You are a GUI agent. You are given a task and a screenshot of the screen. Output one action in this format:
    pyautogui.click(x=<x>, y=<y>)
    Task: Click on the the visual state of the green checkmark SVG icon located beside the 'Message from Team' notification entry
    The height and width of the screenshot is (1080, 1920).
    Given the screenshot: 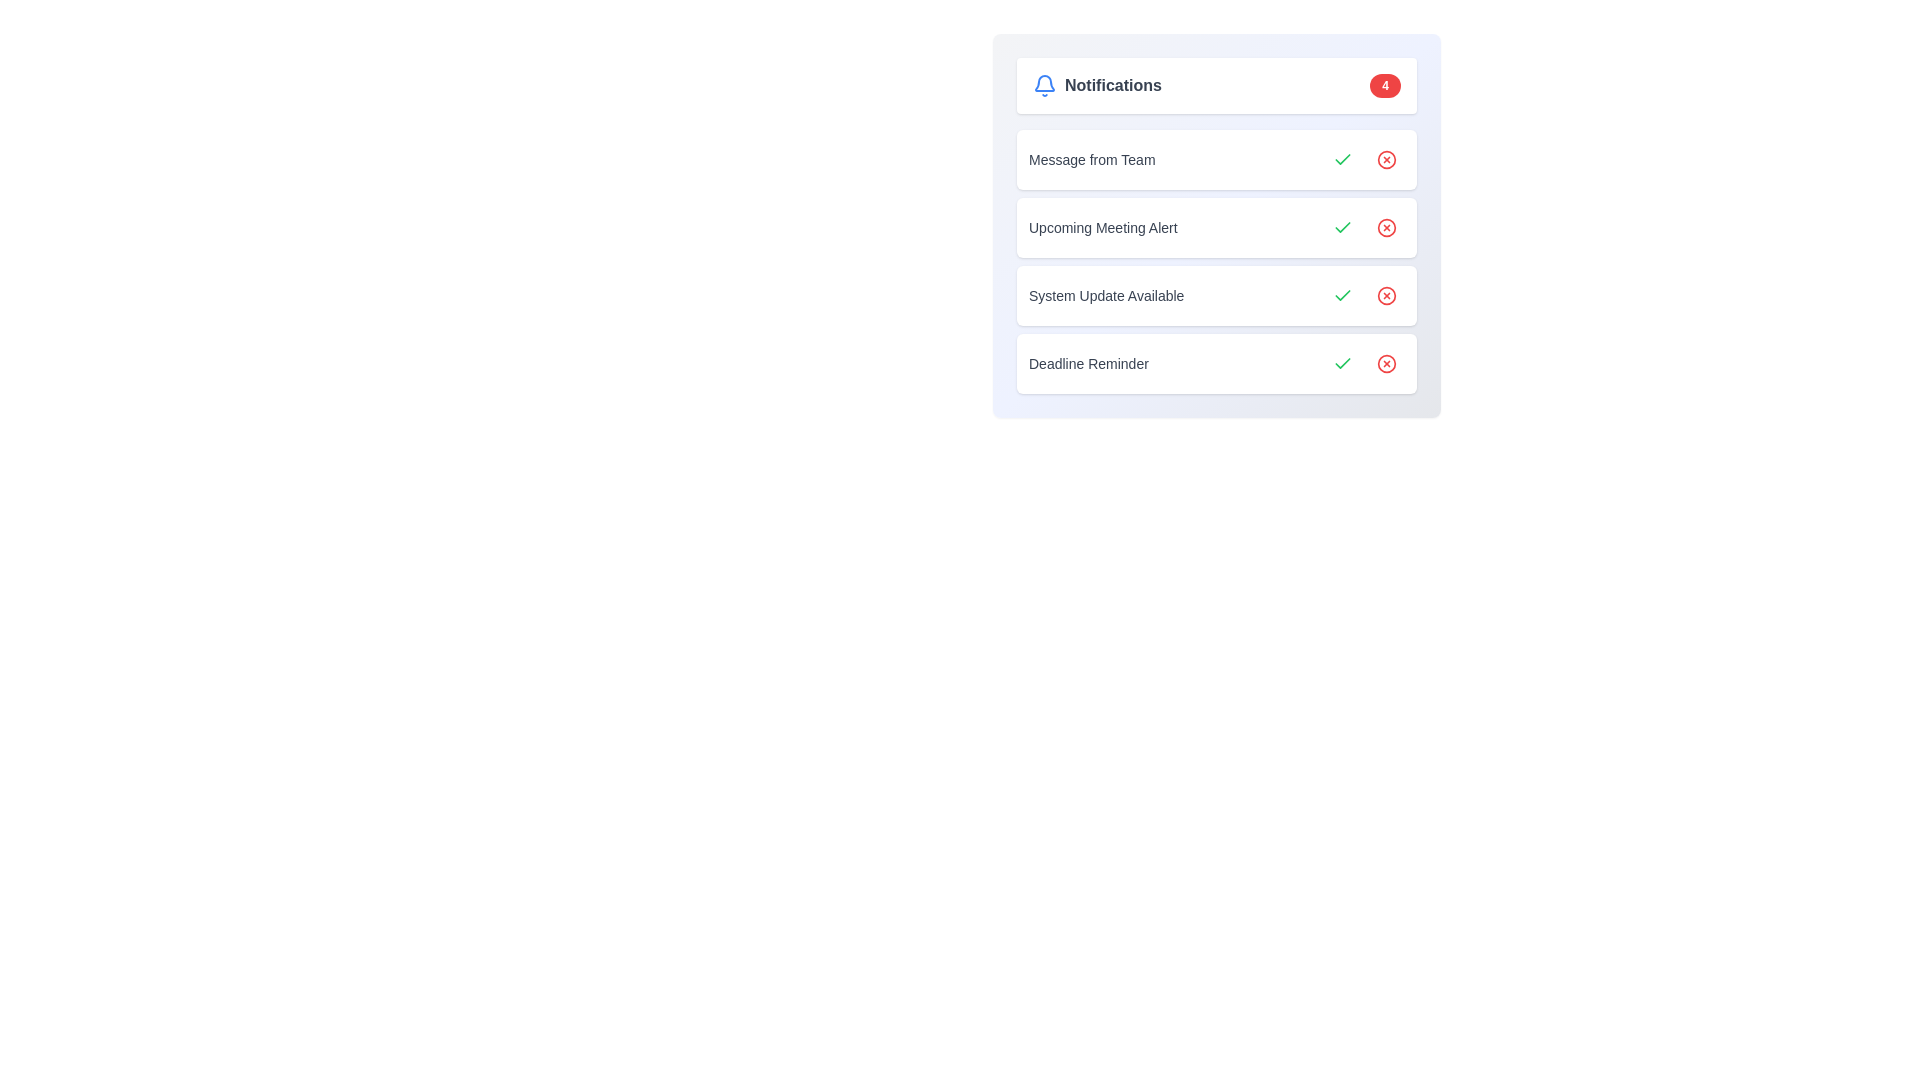 What is the action you would take?
    pyautogui.click(x=1343, y=226)
    